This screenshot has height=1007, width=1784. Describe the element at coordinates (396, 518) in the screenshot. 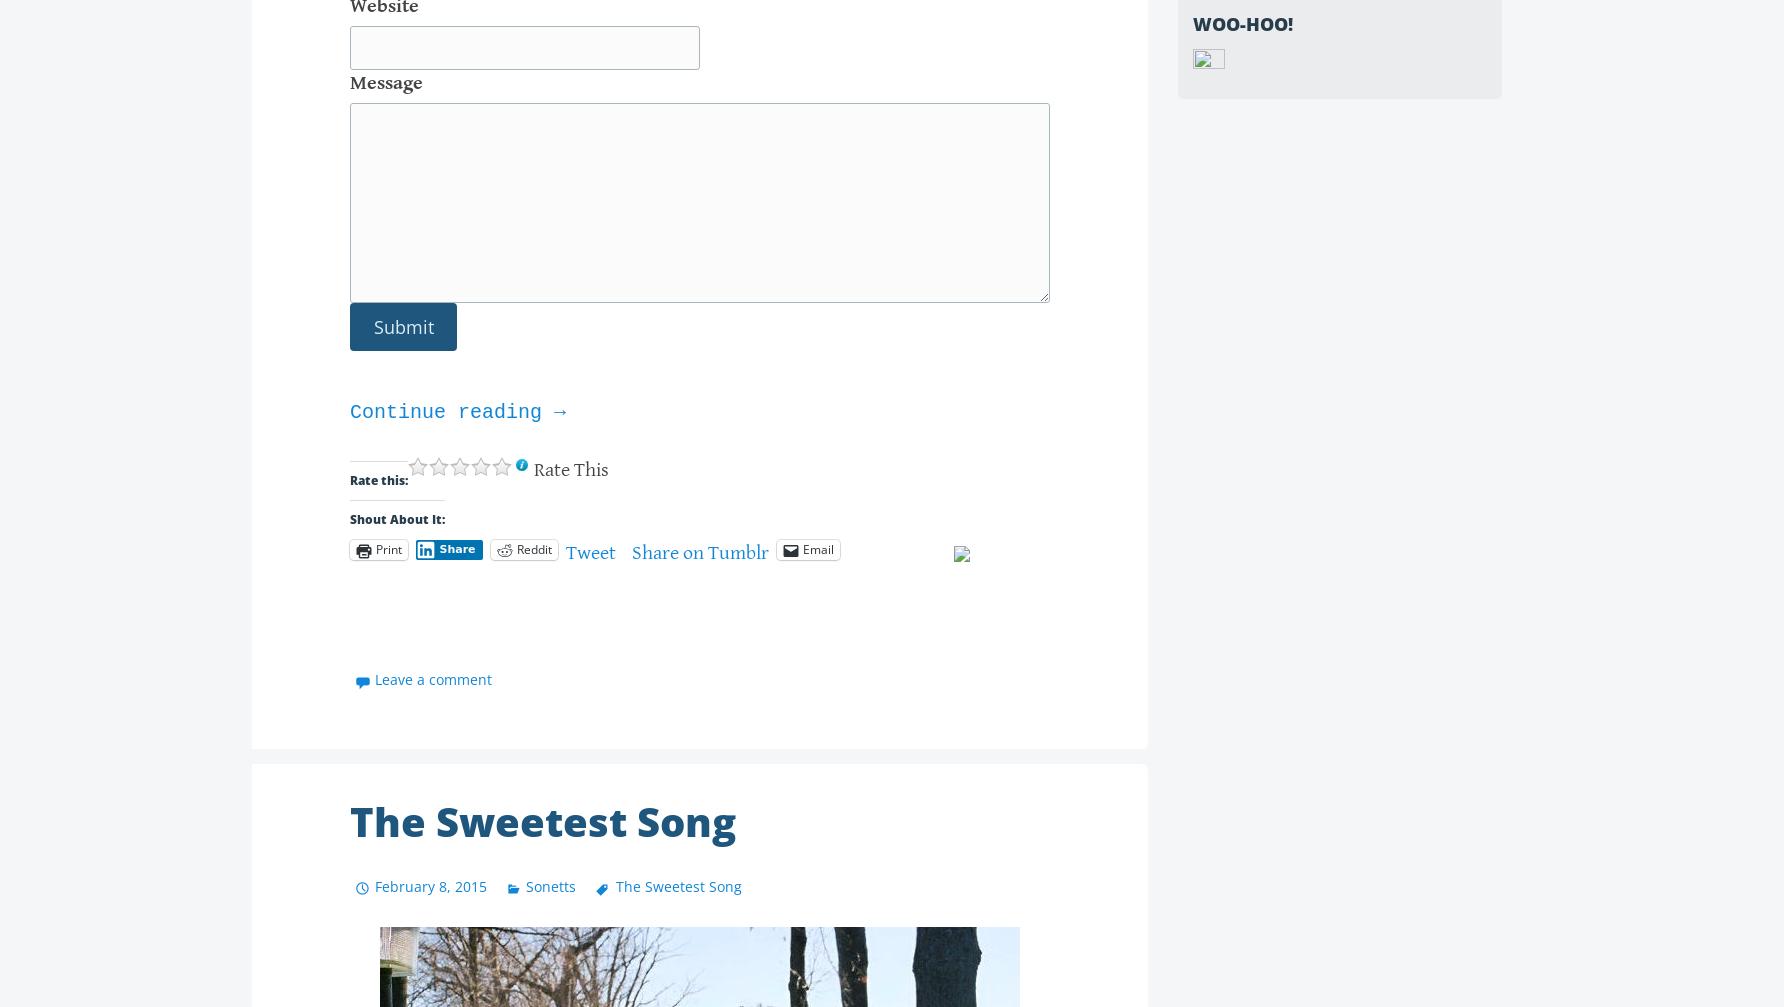

I see `'Shout About It:'` at that location.